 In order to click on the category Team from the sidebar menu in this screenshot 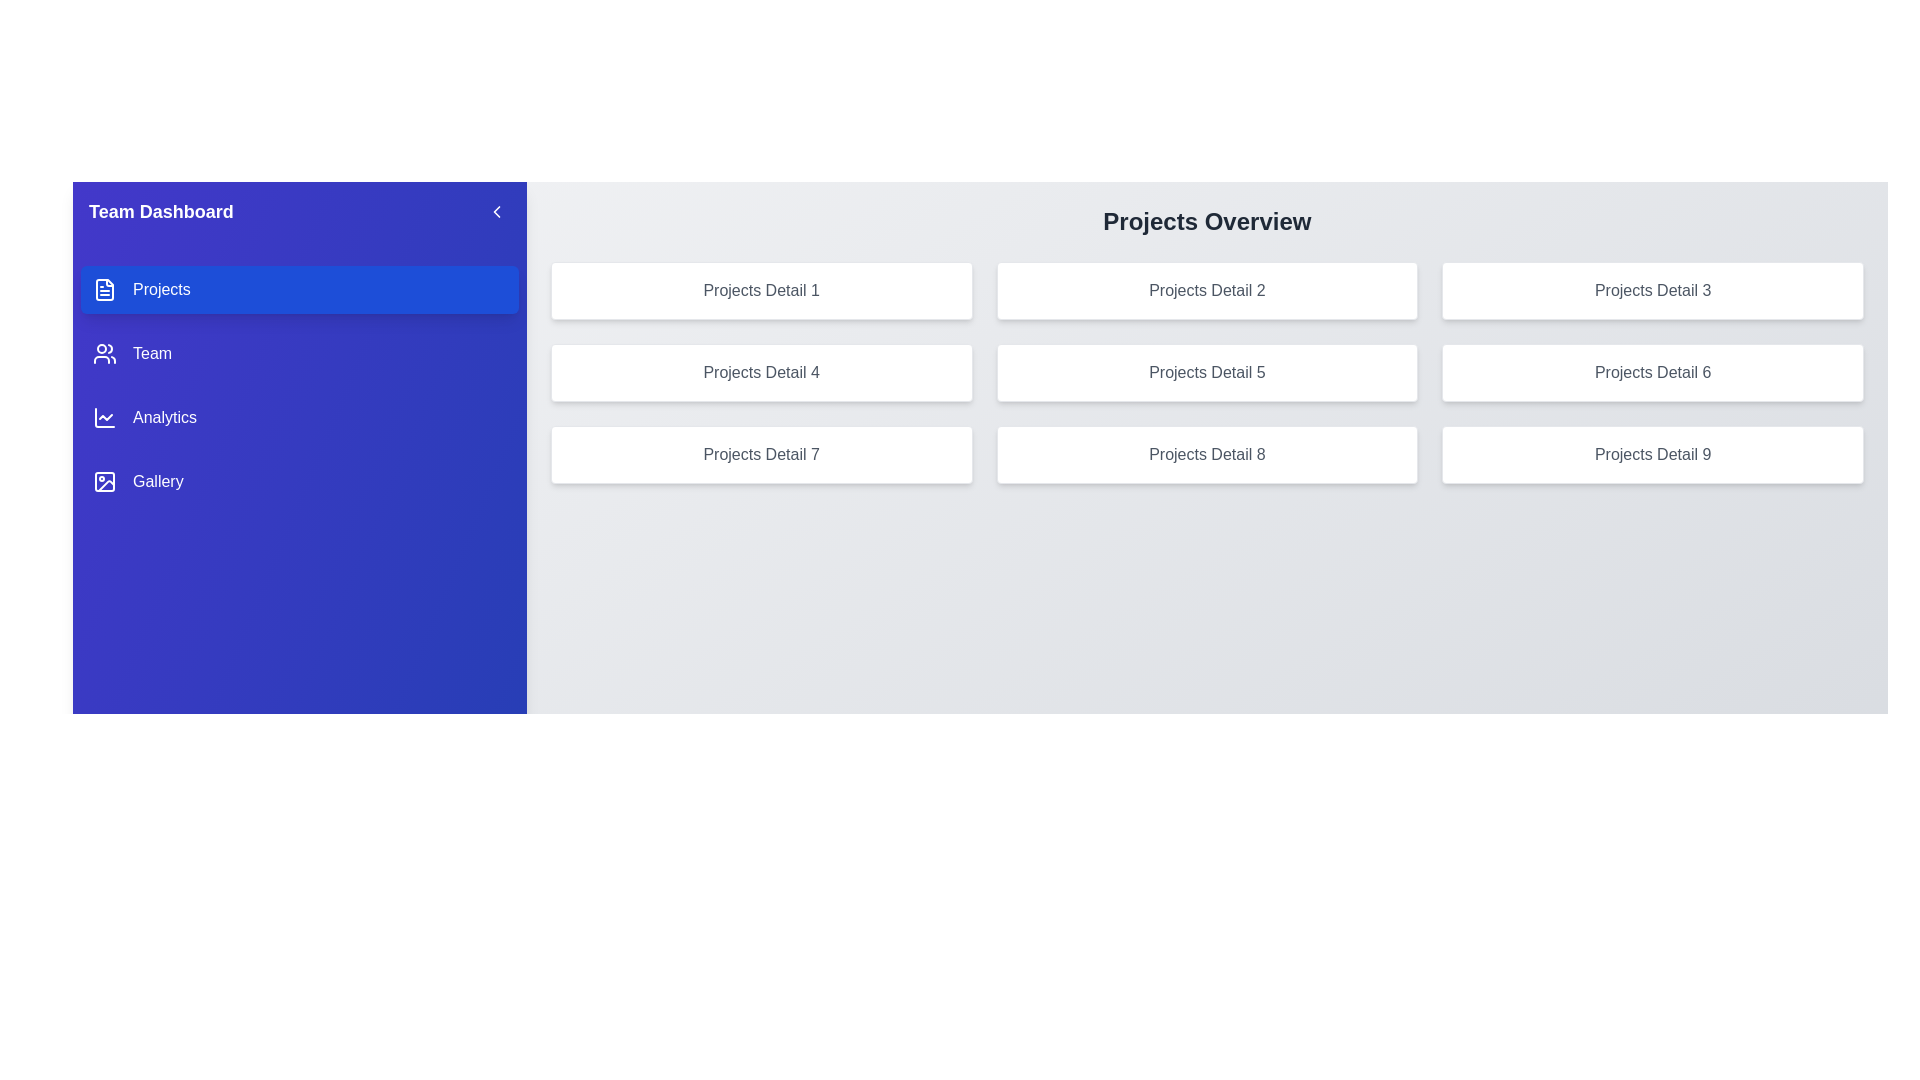, I will do `click(298, 353)`.